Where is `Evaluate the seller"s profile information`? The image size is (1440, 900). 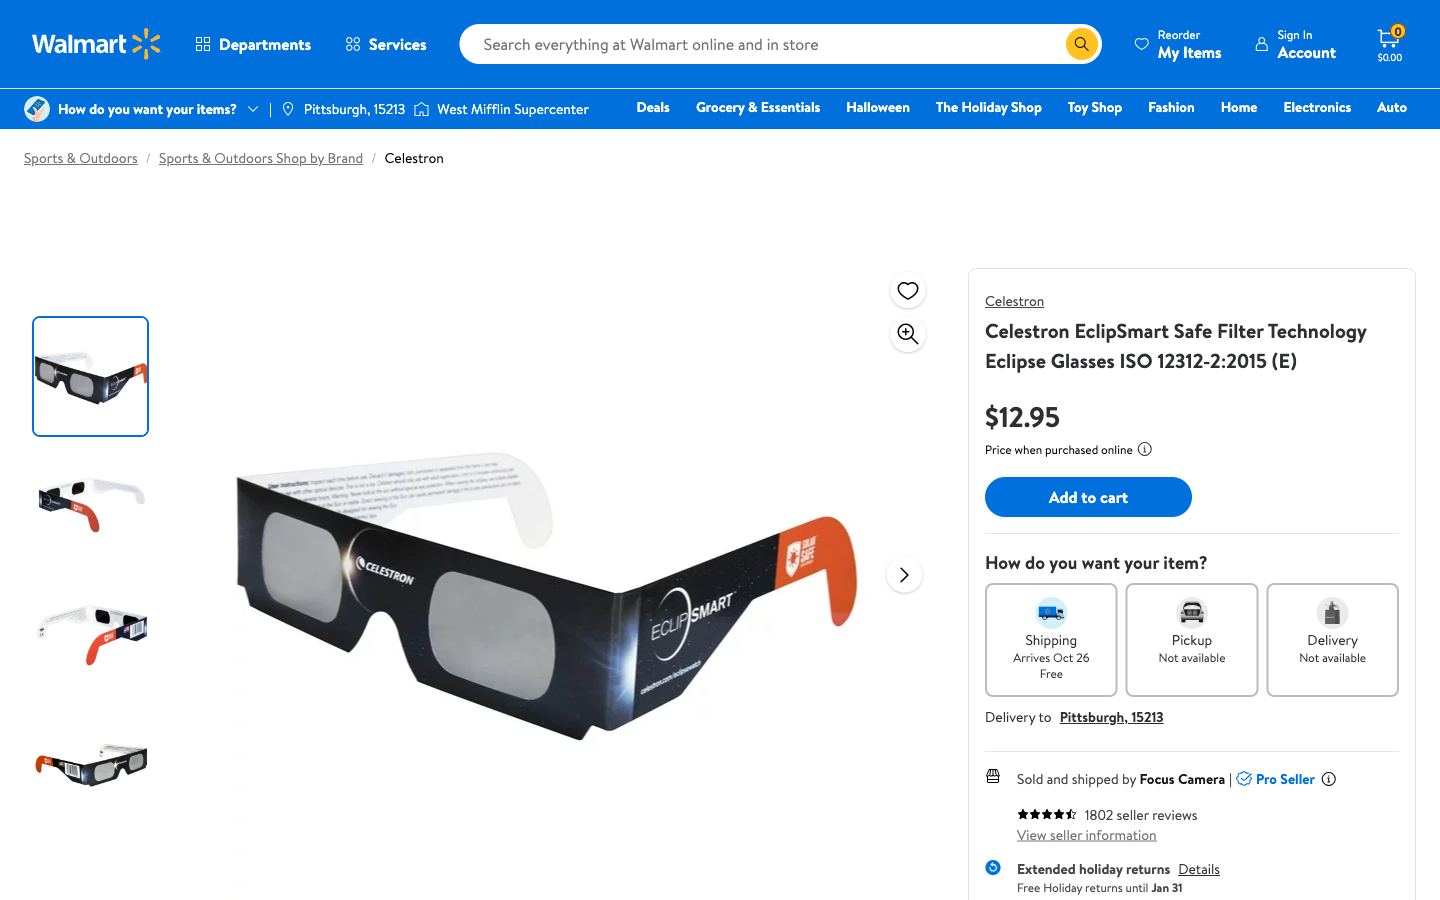
Evaluate the seller"s profile information is located at coordinates (1086, 834).